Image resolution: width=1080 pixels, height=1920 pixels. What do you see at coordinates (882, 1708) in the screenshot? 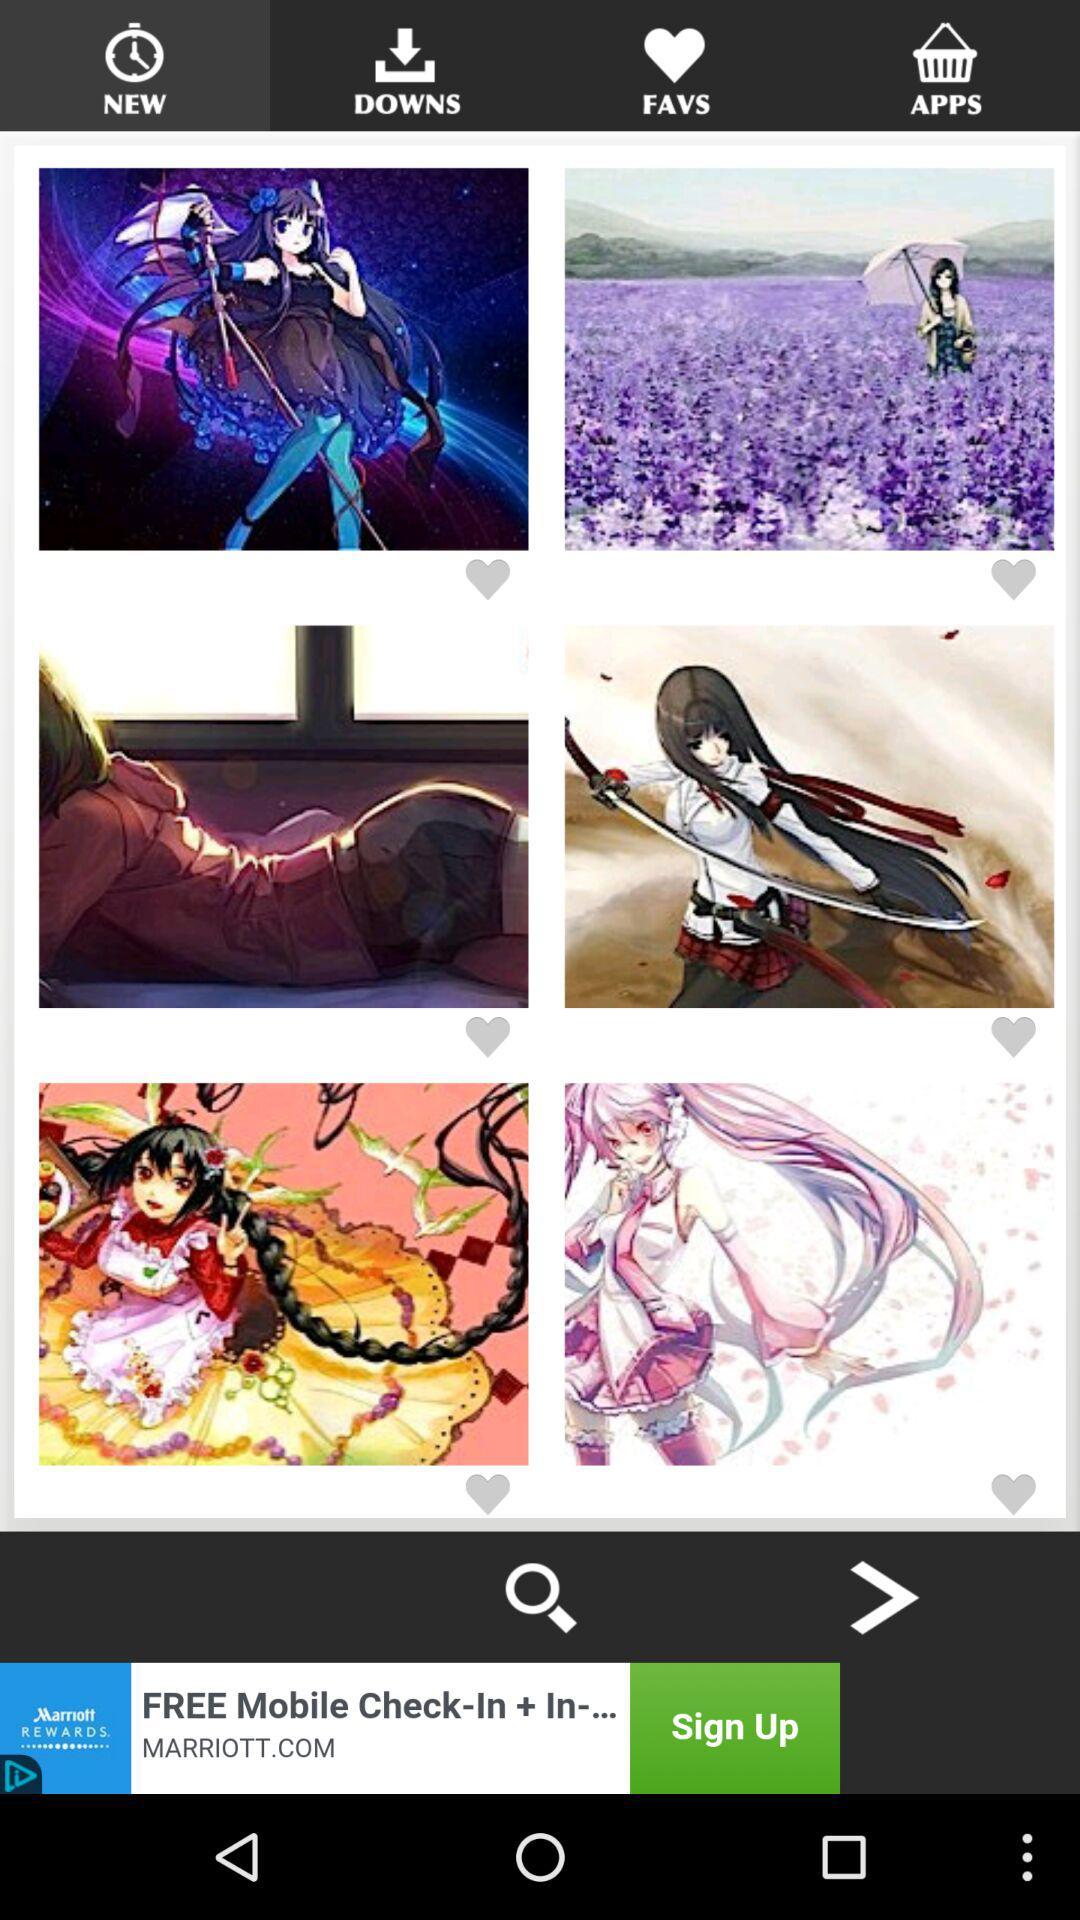
I see `the arrow_forward icon` at bounding box center [882, 1708].